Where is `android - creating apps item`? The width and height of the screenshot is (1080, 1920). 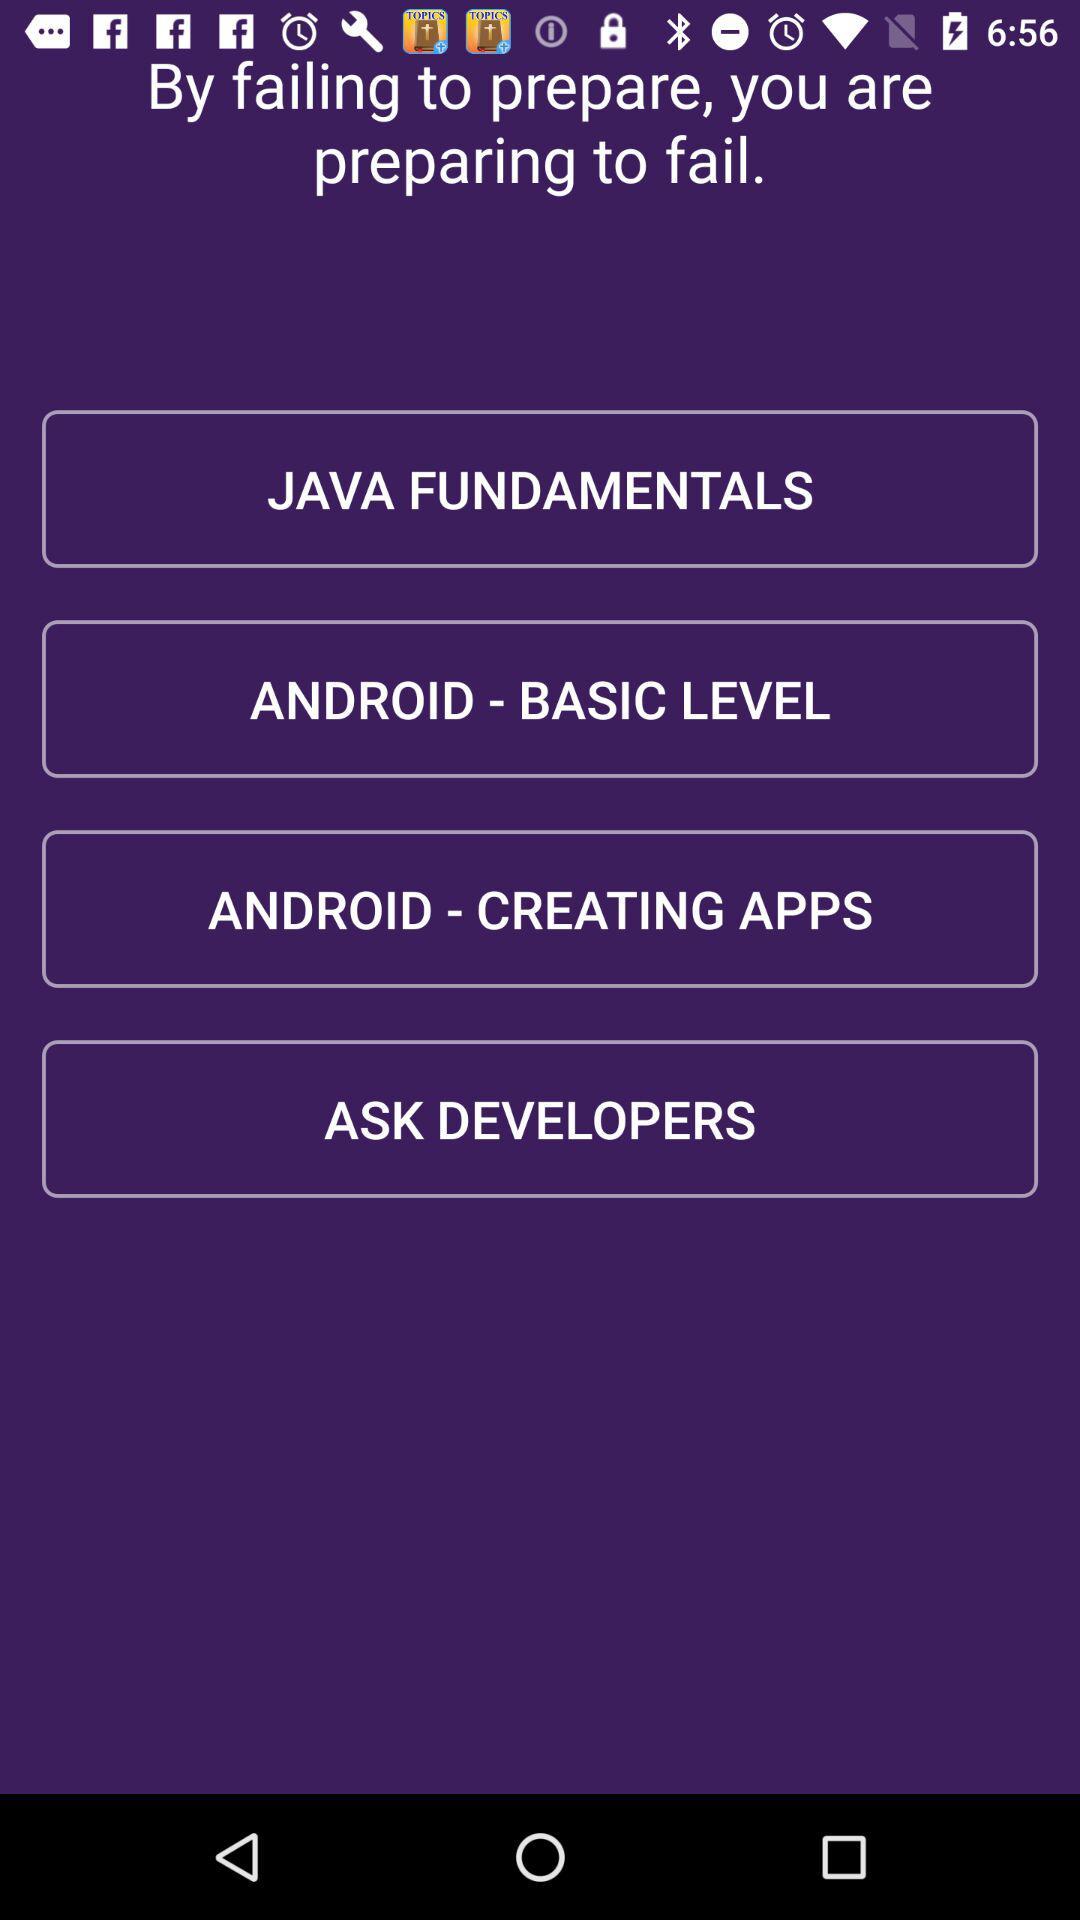 android - creating apps item is located at coordinates (540, 907).